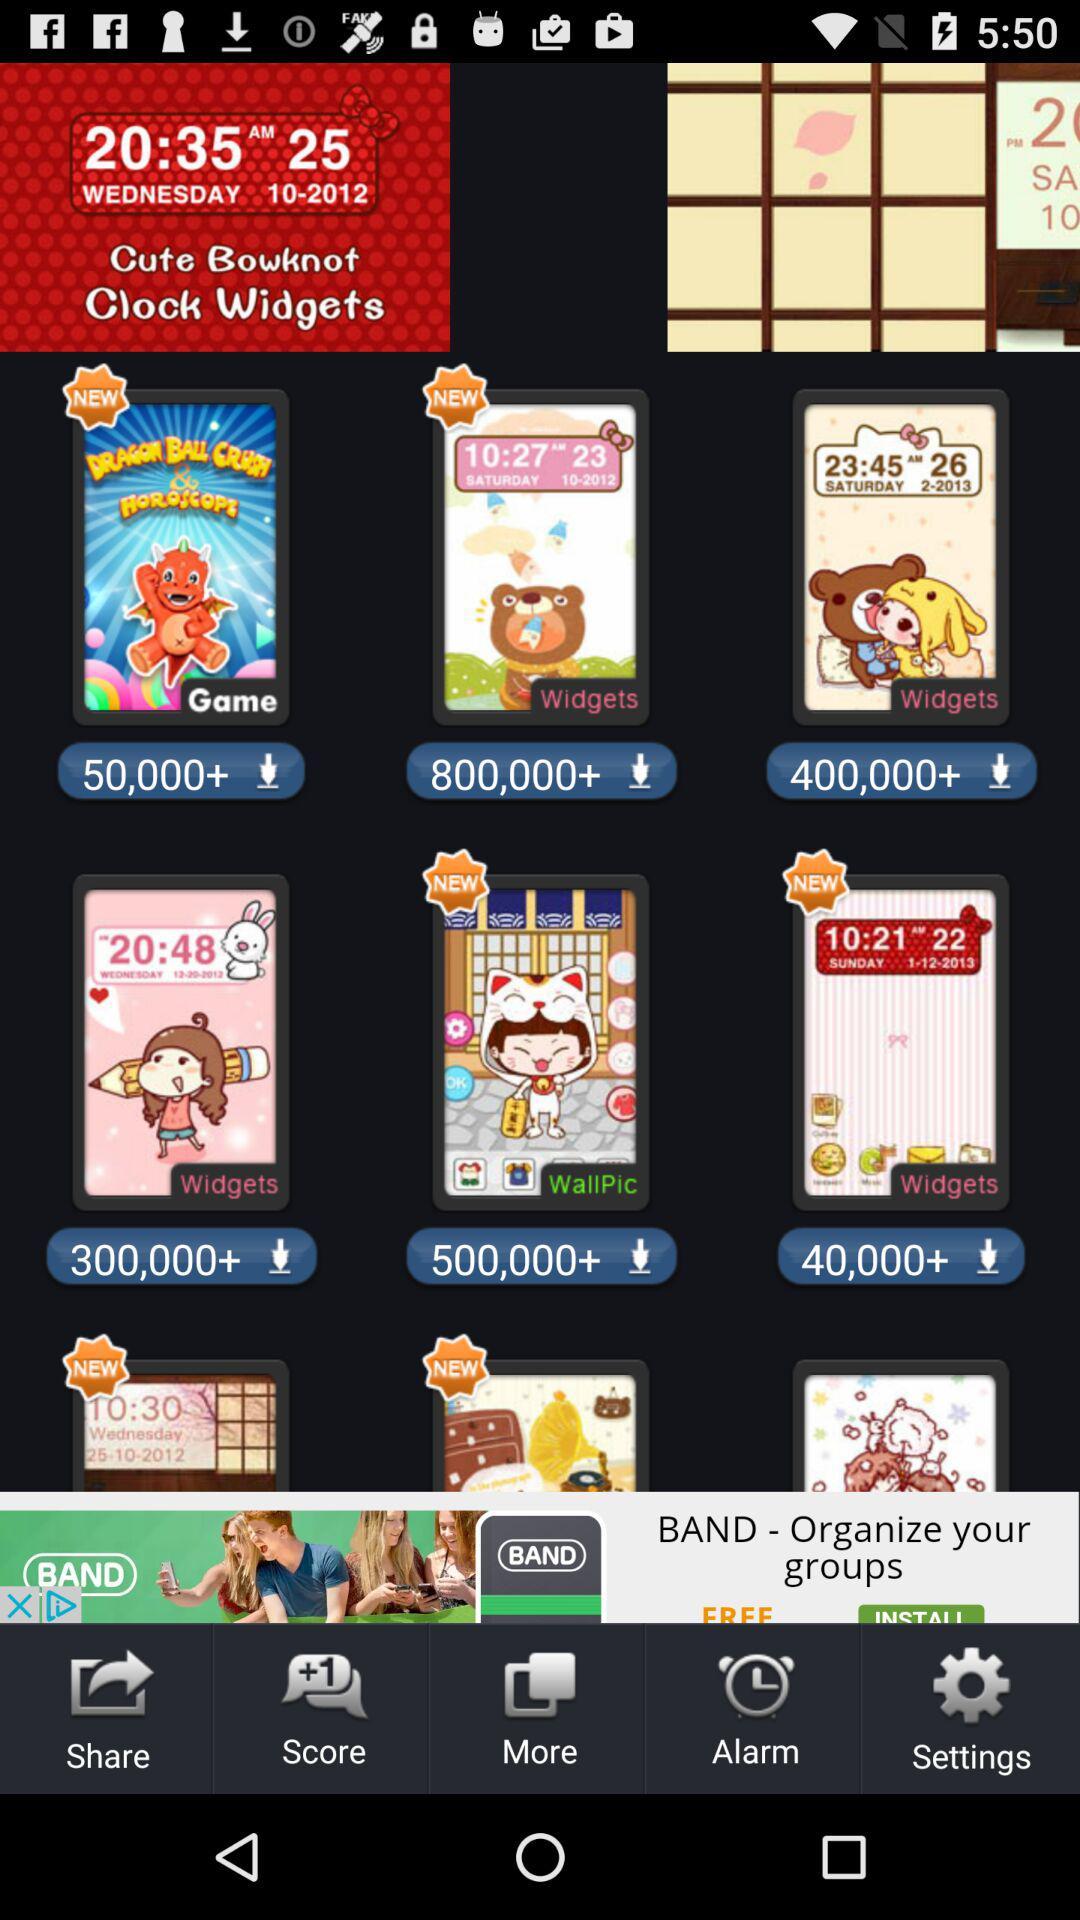  What do you see at coordinates (524, 207) in the screenshot?
I see `clock widgets advertisement` at bounding box center [524, 207].